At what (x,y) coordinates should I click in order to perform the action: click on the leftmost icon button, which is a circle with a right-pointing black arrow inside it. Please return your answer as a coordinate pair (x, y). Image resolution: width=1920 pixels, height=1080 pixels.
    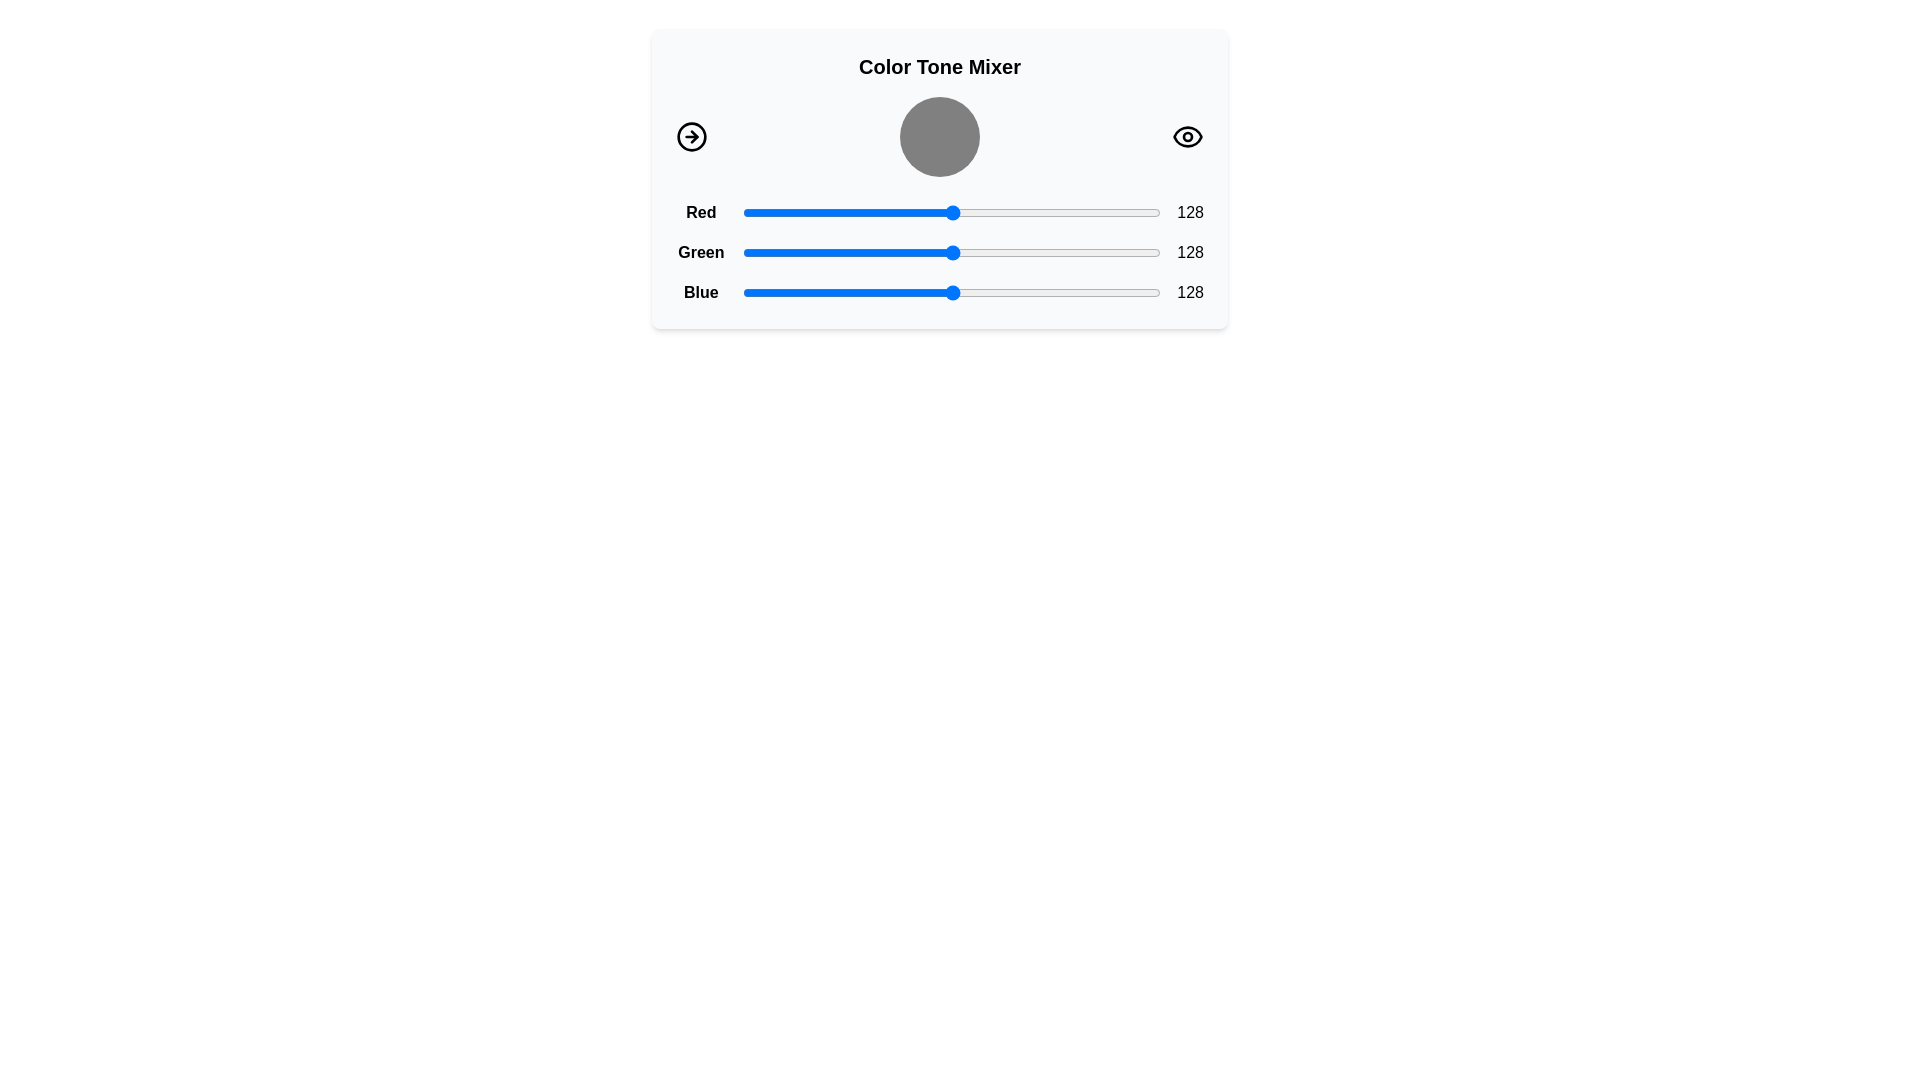
    Looking at the image, I should click on (691, 136).